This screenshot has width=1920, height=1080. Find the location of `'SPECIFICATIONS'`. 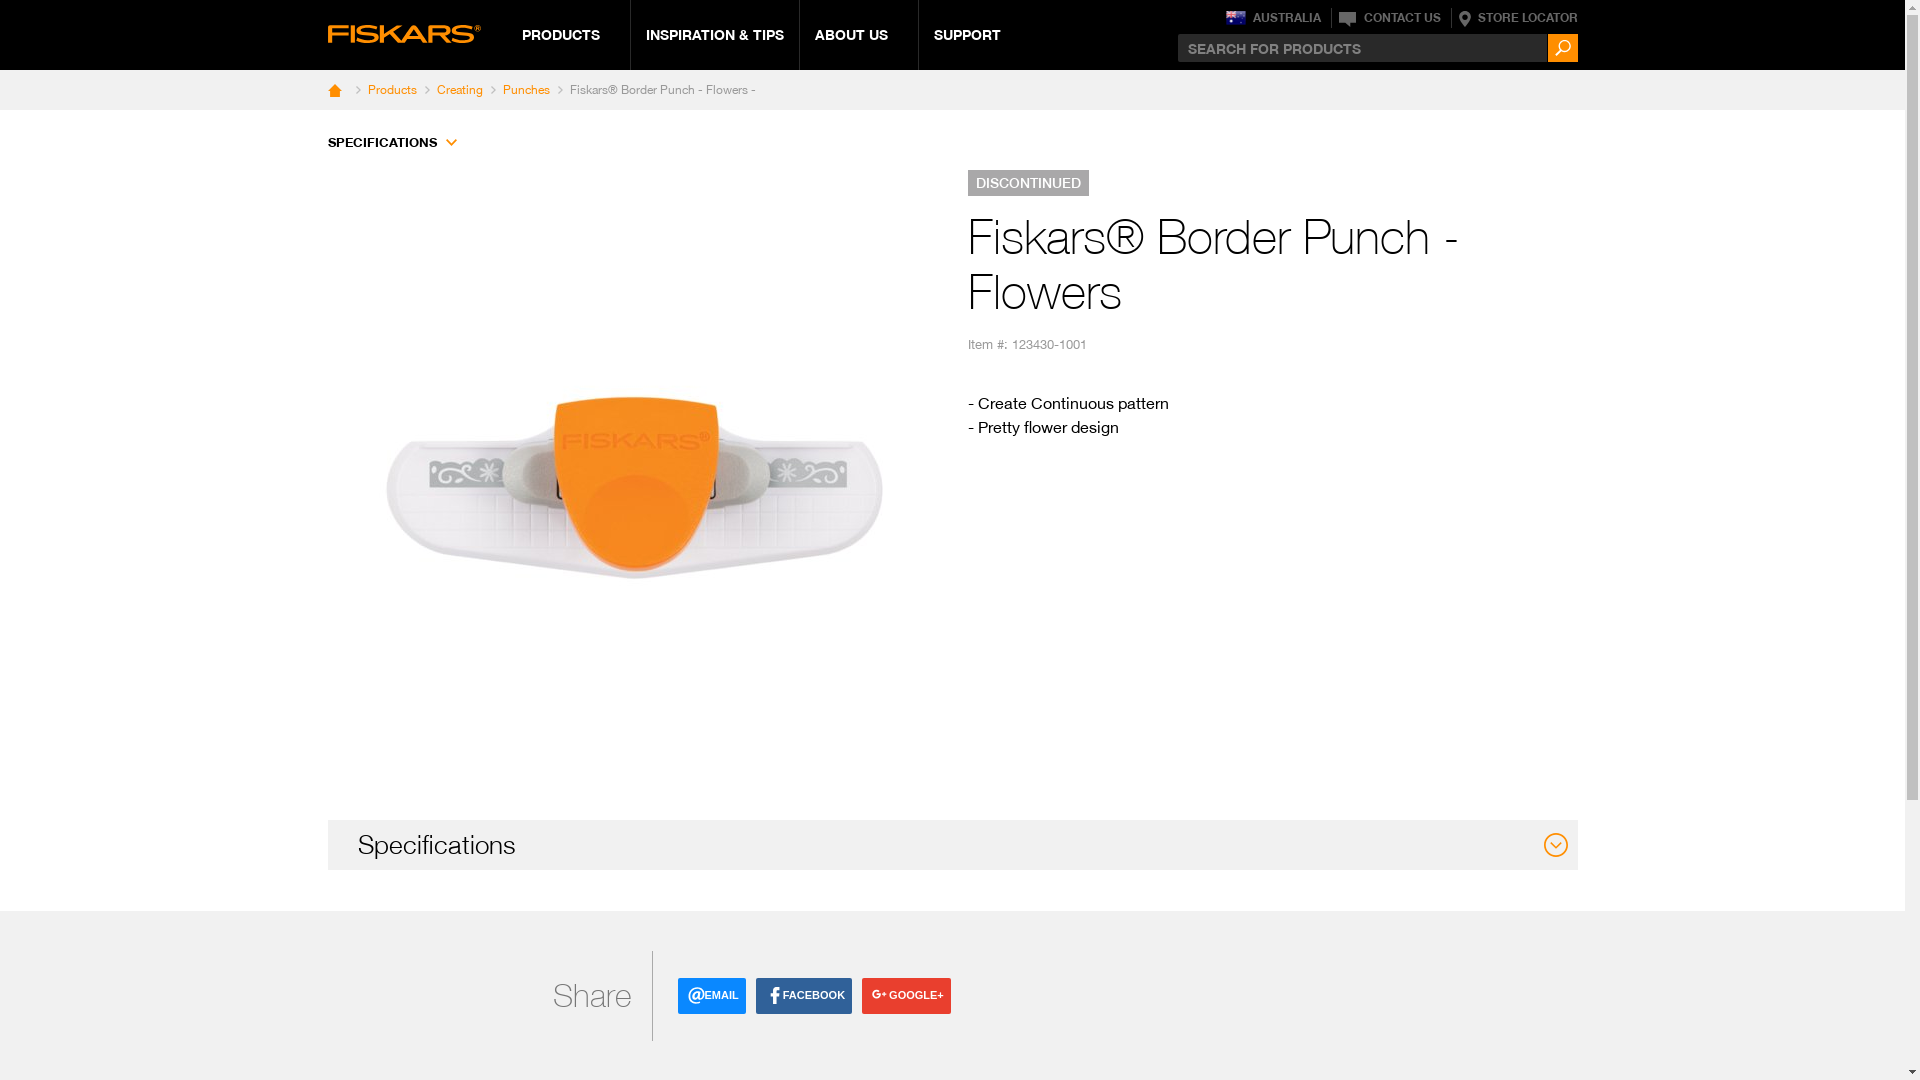

'SPECIFICATIONS' is located at coordinates (327, 141).